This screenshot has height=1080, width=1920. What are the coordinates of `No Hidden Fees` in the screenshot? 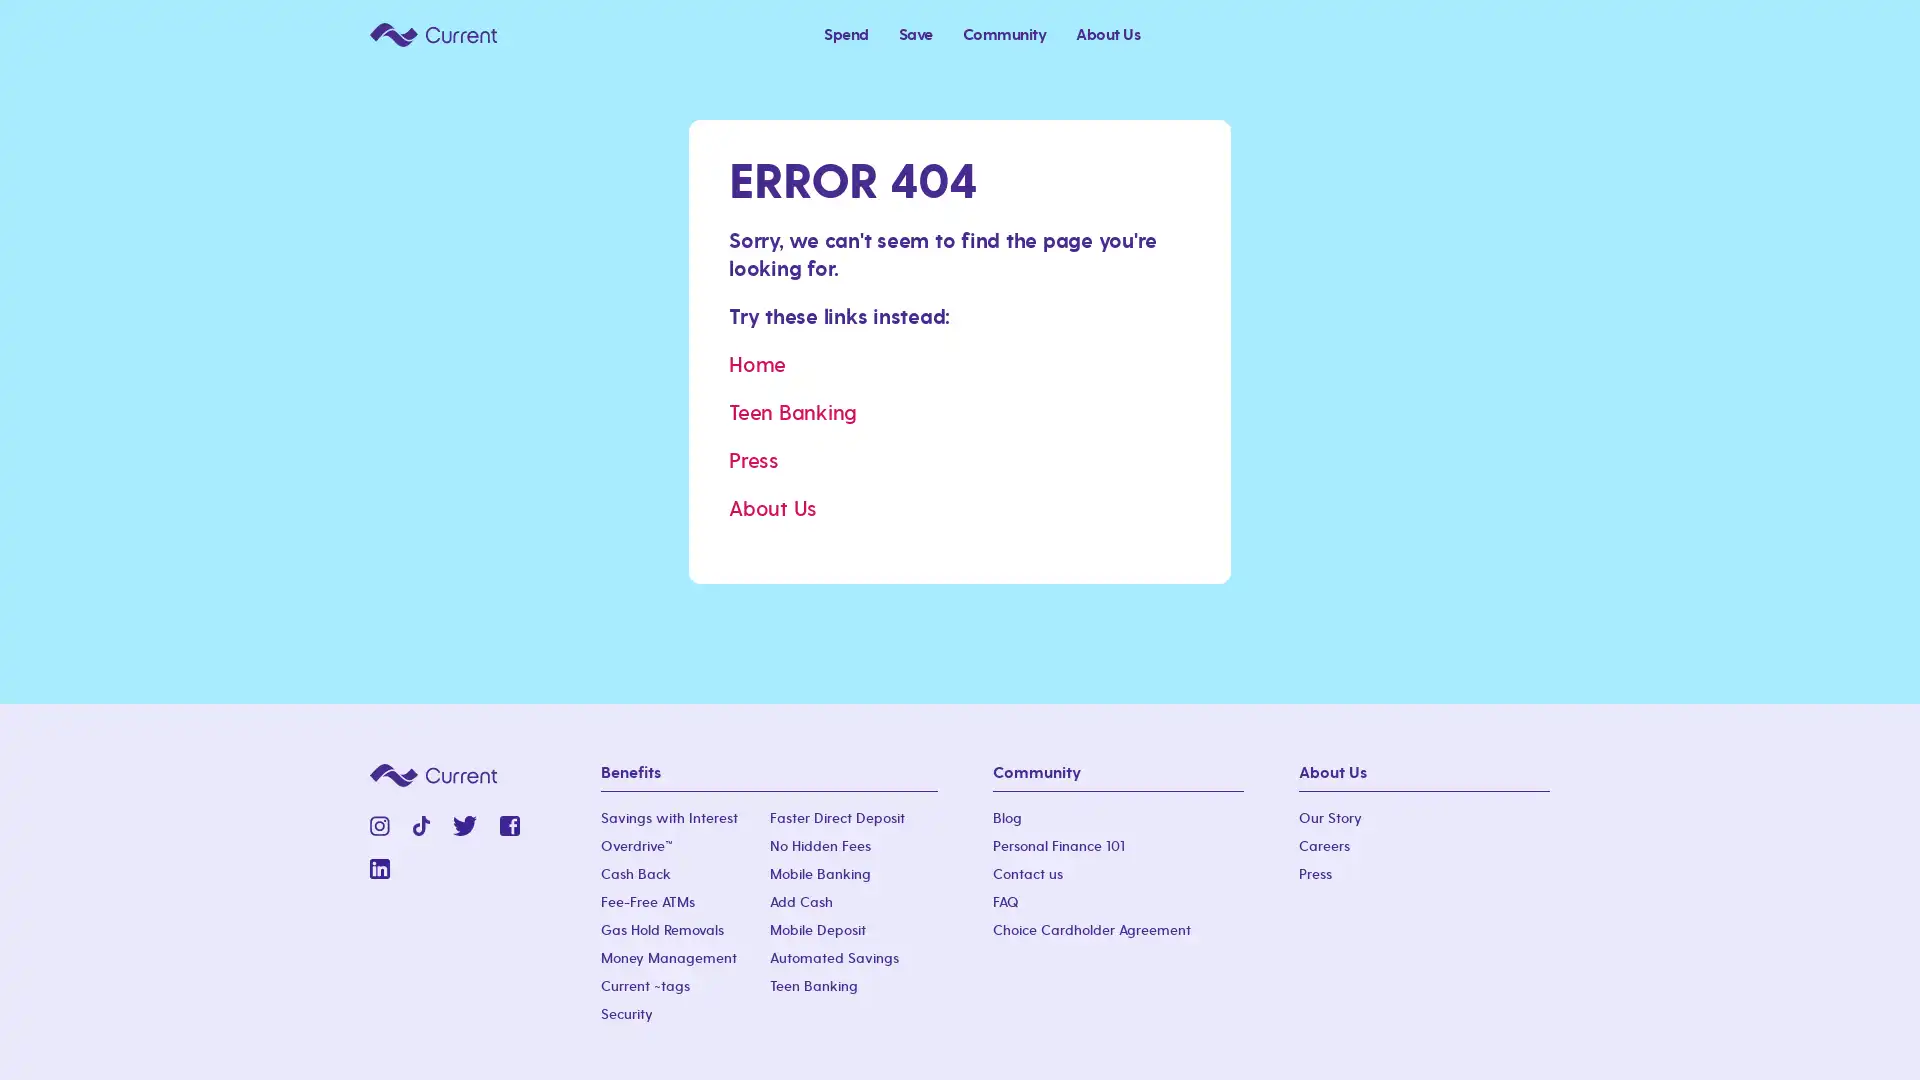 It's located at (819, 847).